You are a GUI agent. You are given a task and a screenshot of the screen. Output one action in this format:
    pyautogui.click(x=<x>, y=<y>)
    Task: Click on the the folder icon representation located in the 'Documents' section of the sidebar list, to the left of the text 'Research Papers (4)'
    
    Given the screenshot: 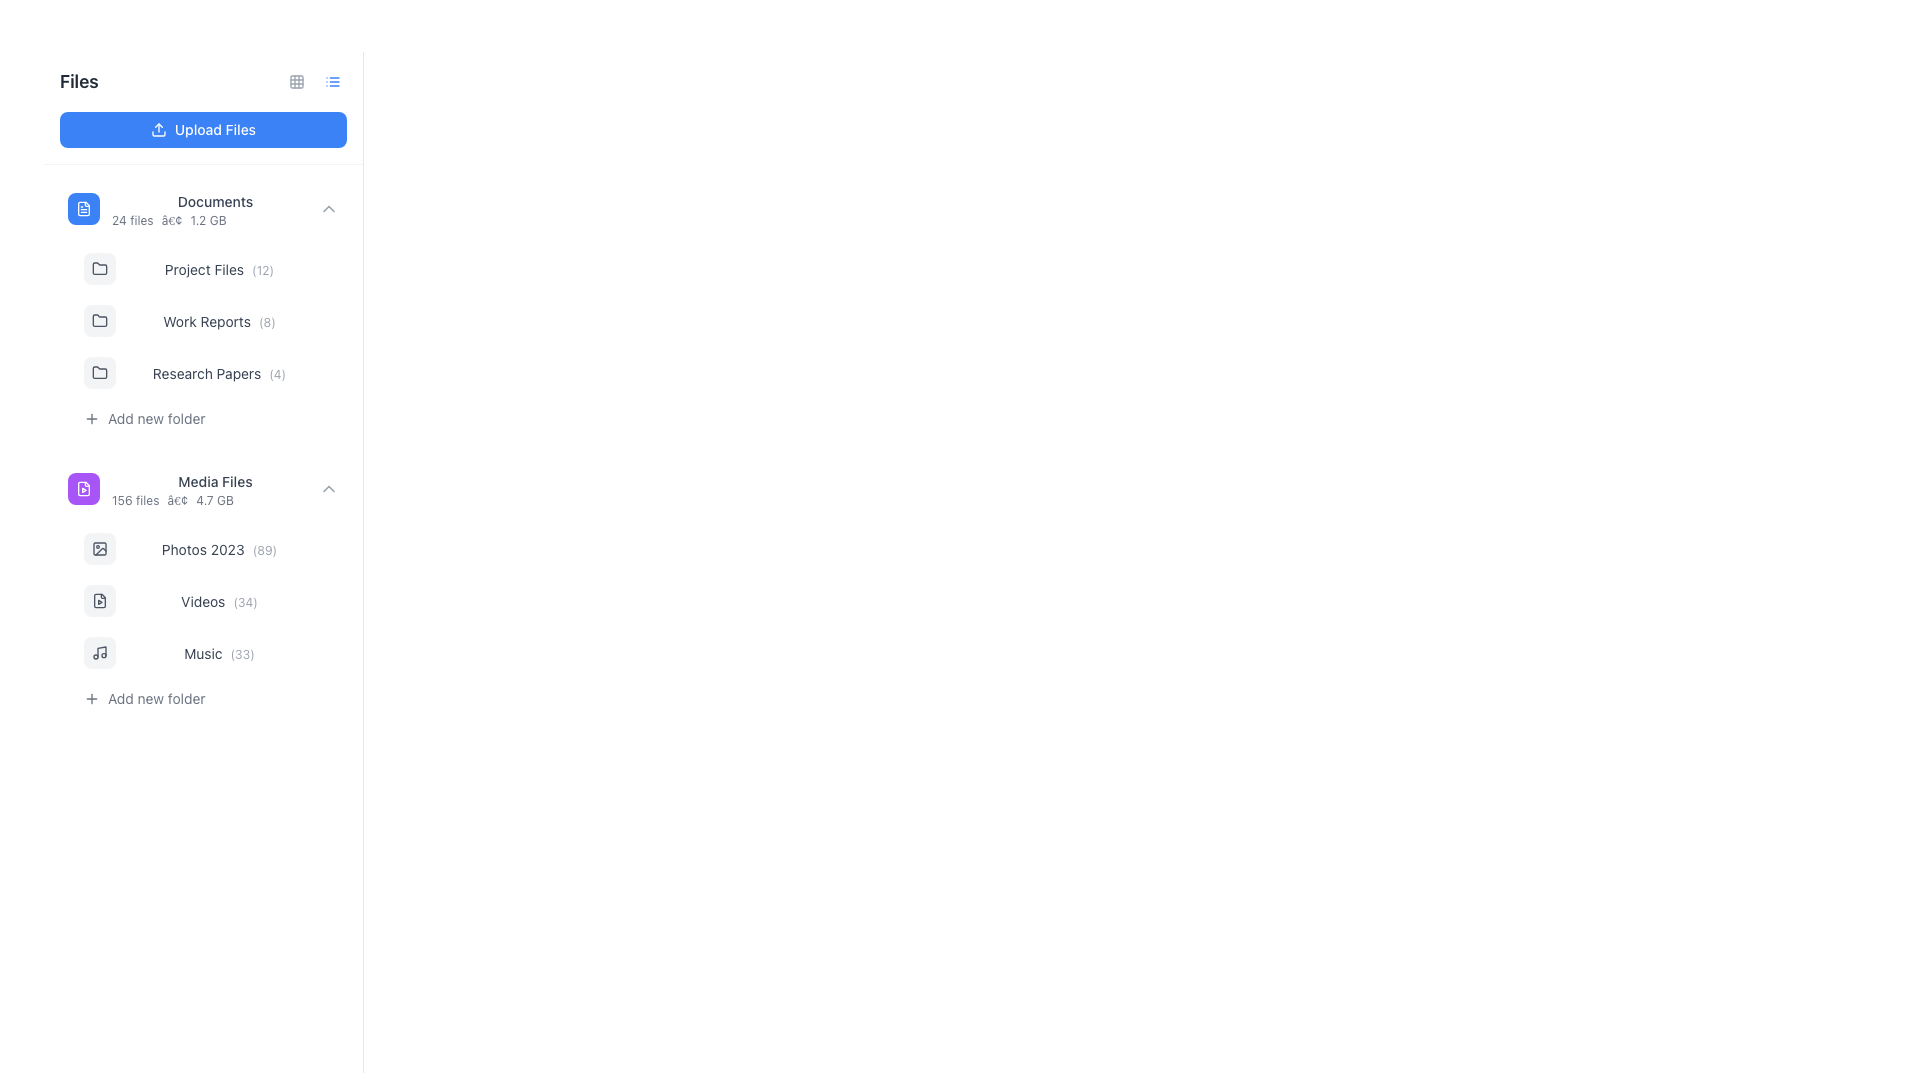 What is the action you would take?
    pyautogui.click(x=99, y=371)
    